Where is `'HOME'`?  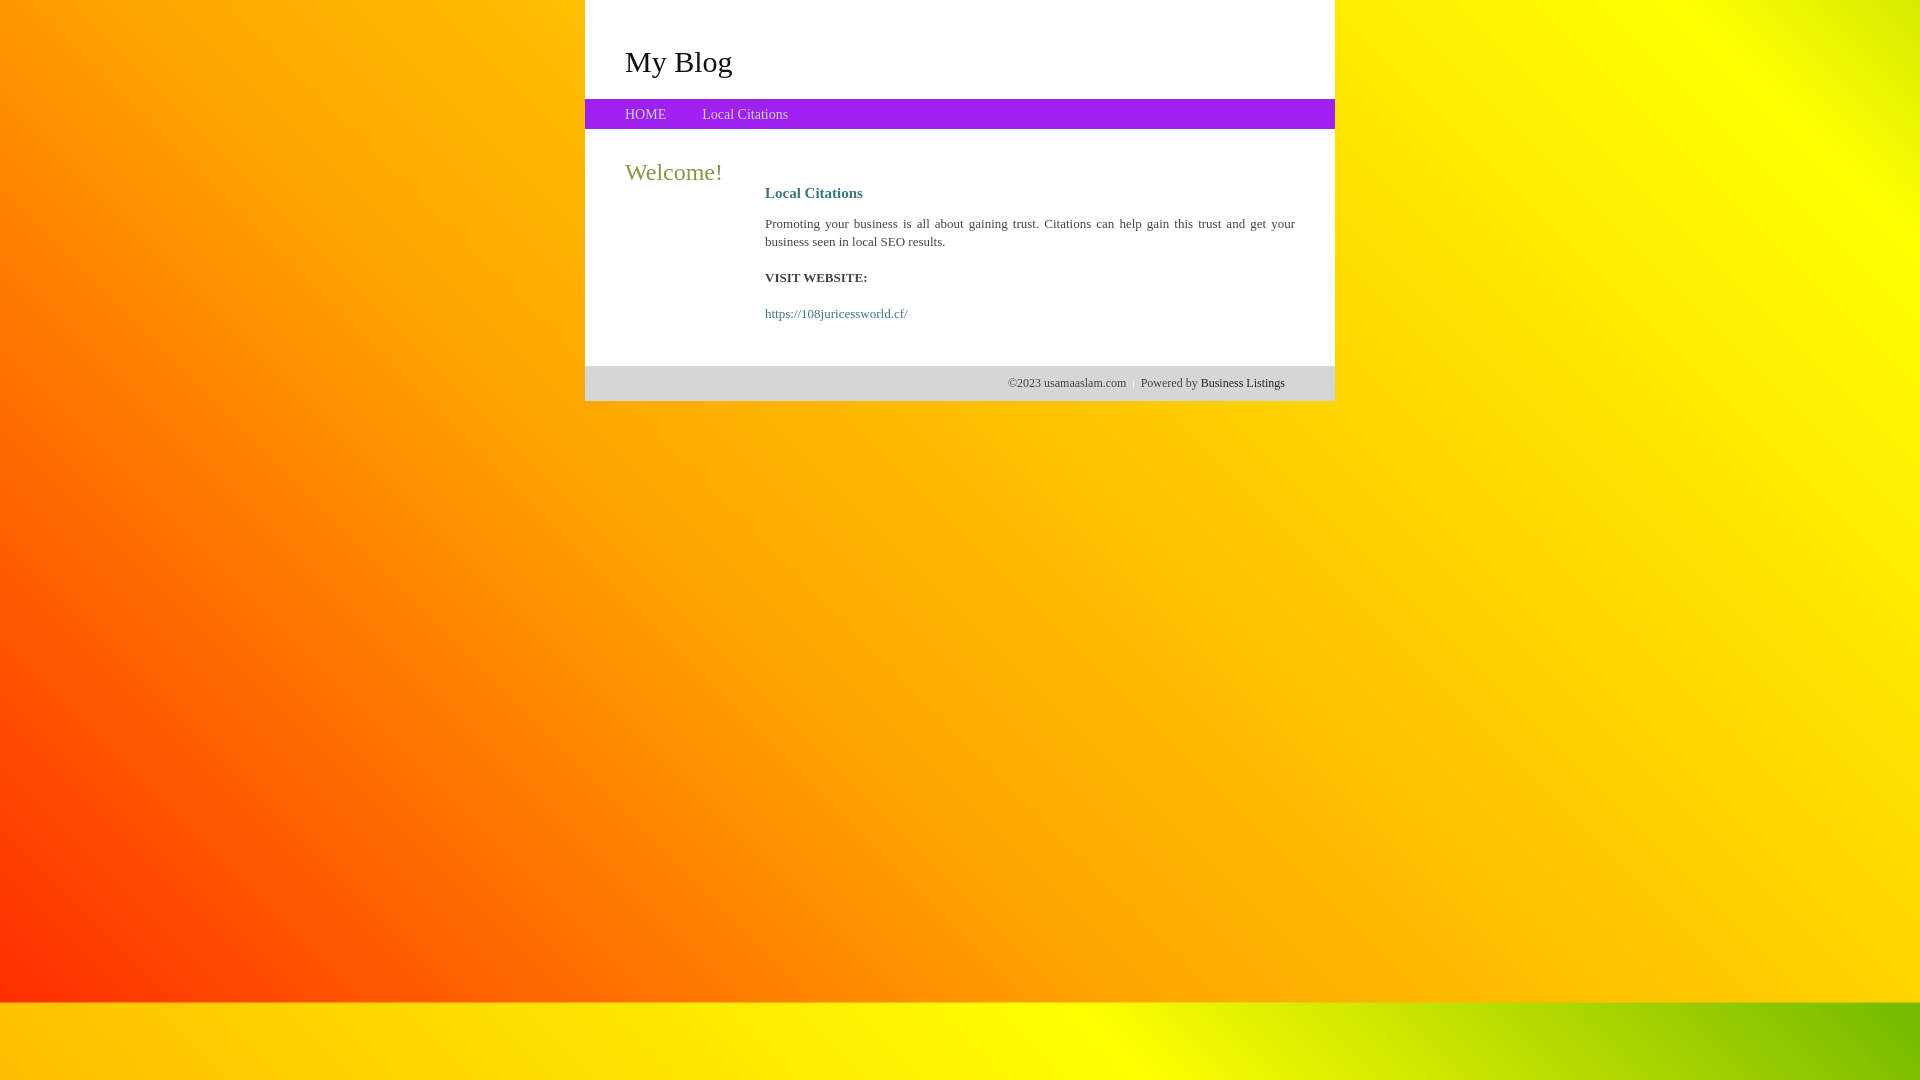
'HOME' is located at coordinates (645, 114).